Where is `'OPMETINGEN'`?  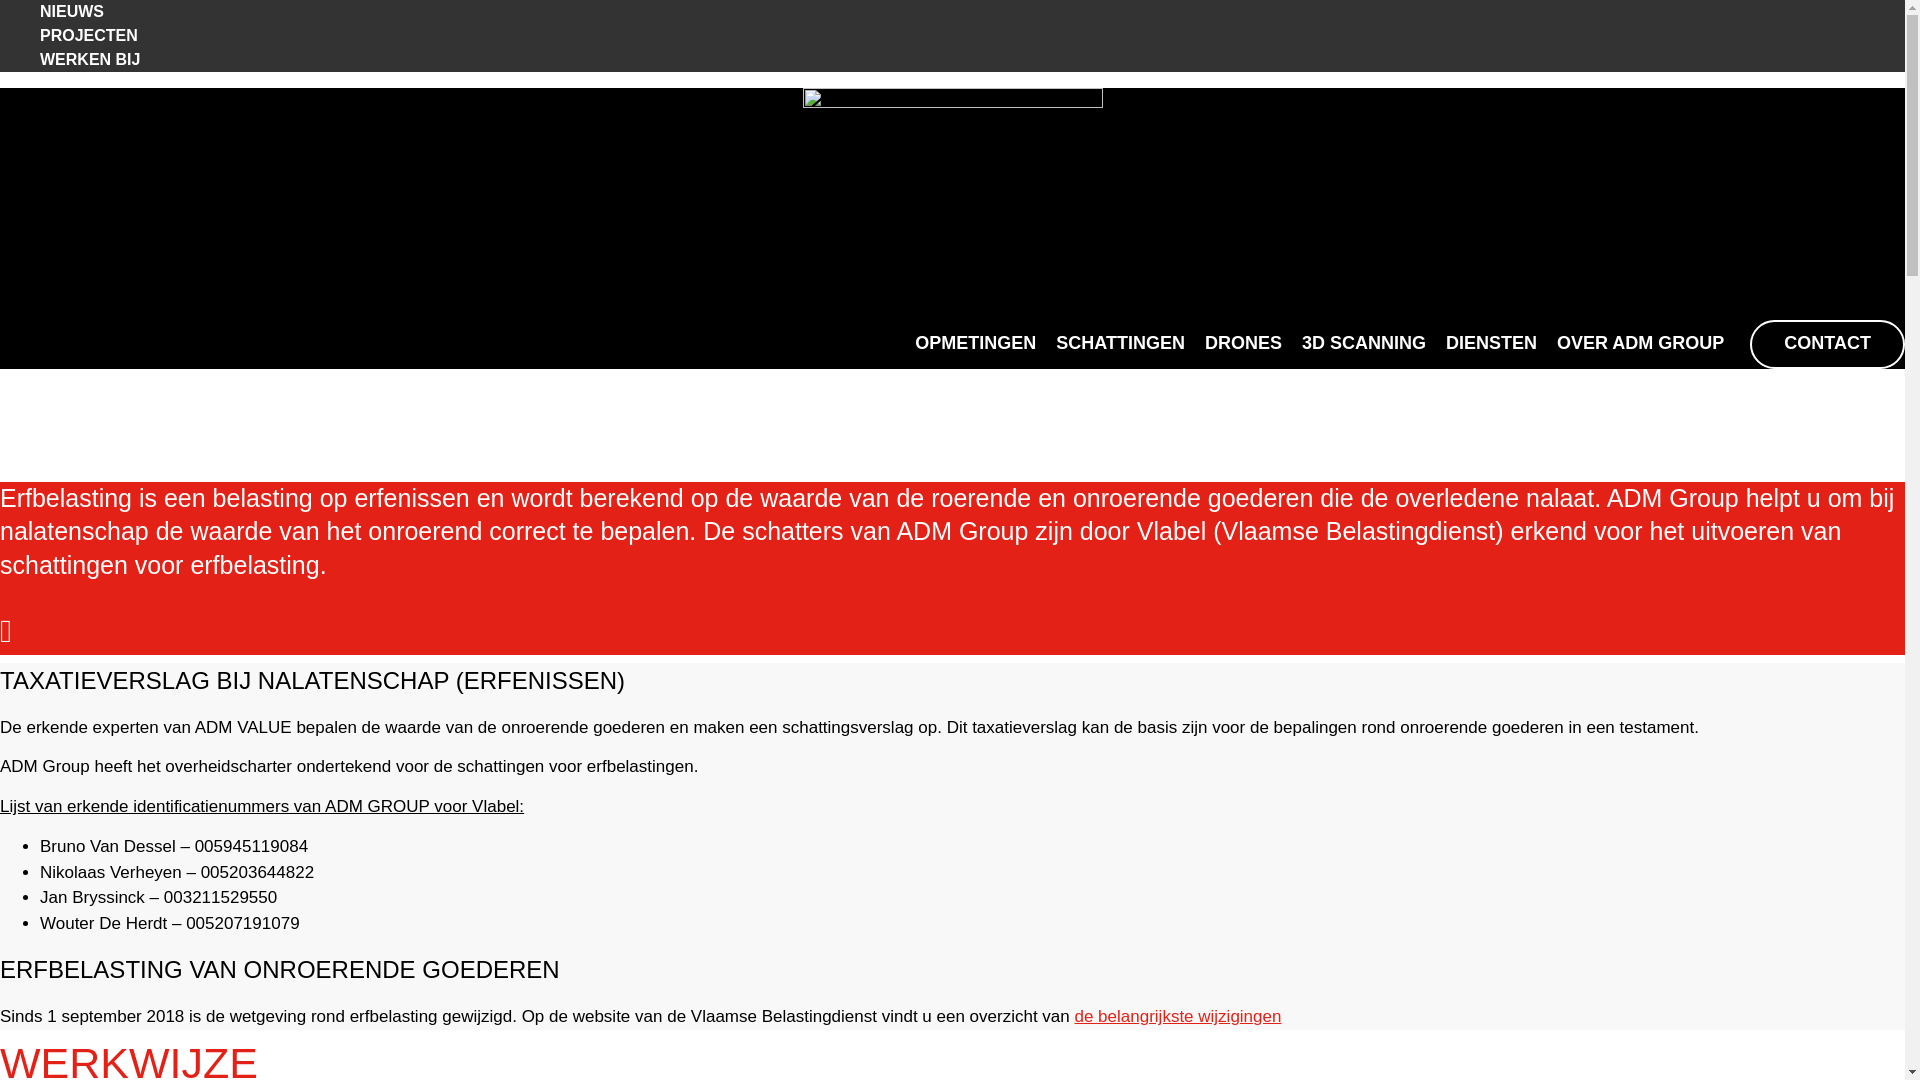
'OPMETINGEN' is located at coordinates (975, 343).